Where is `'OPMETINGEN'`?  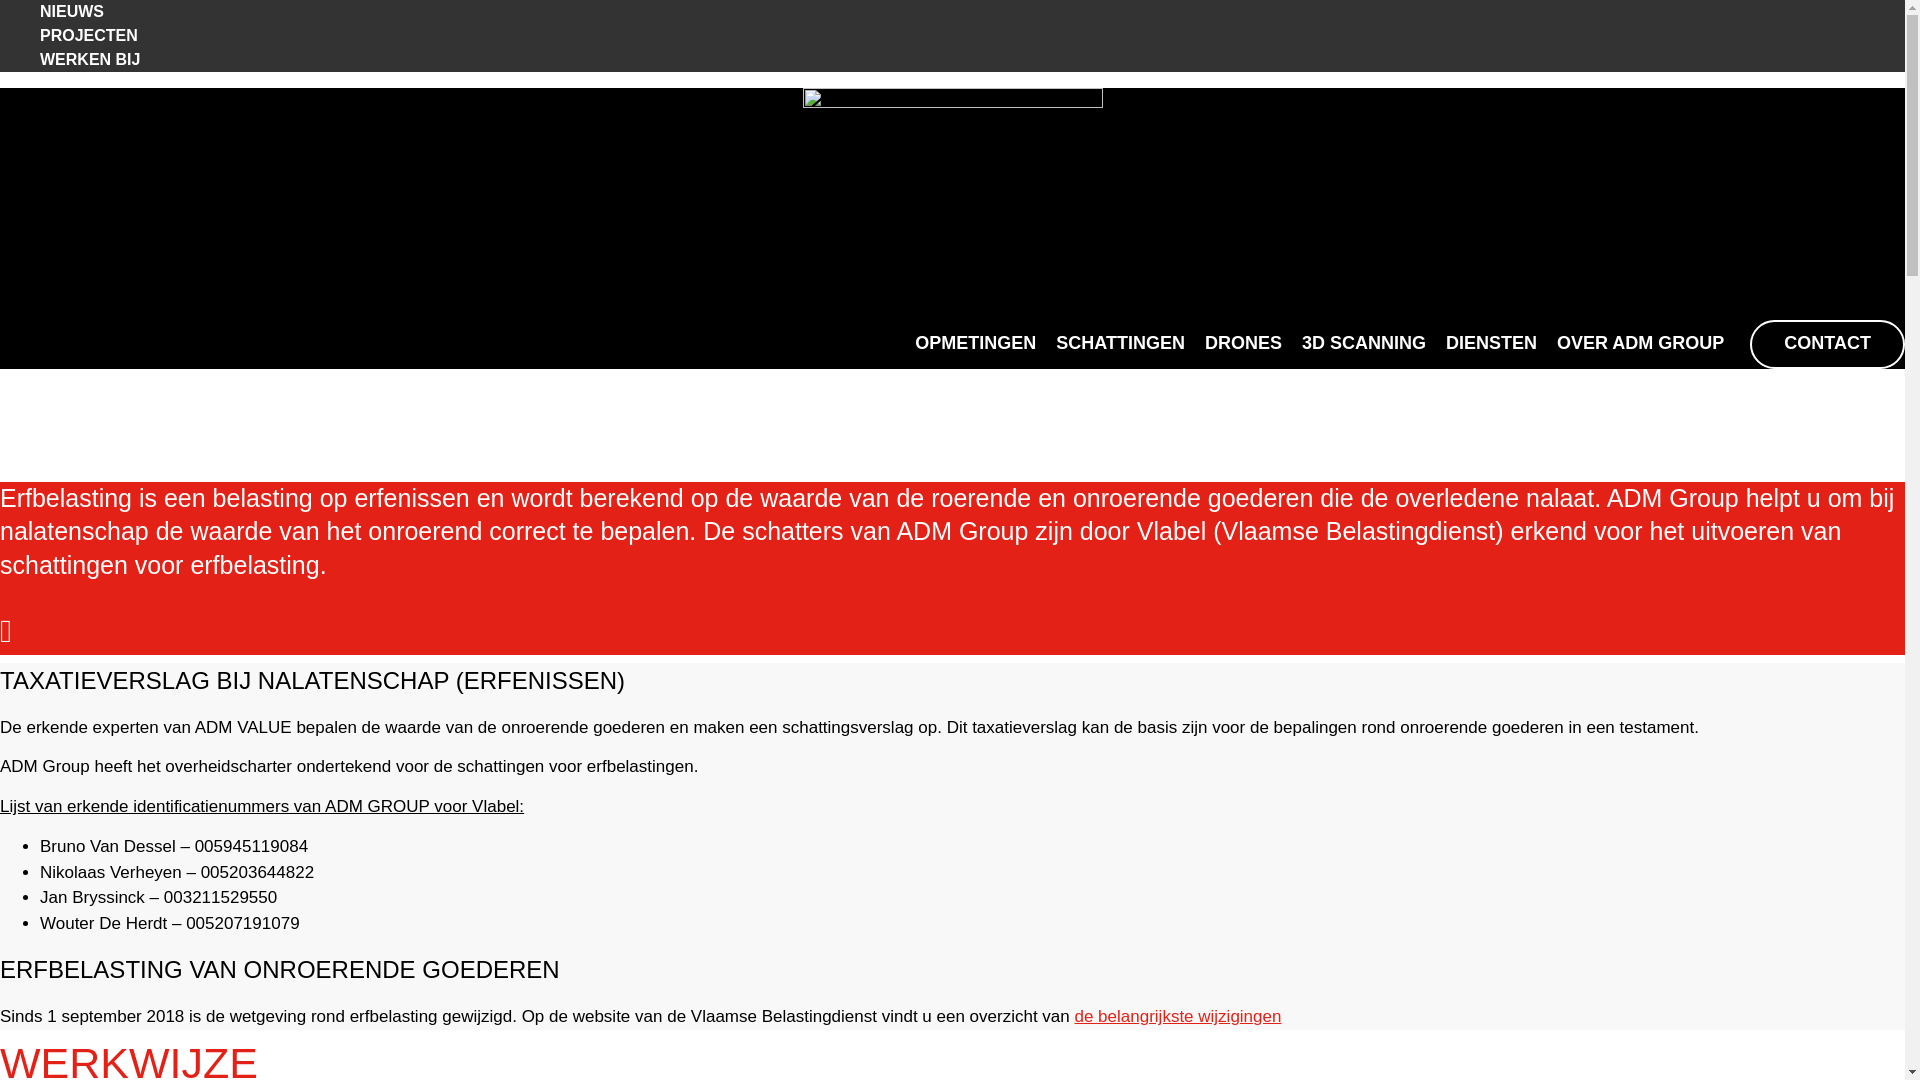
'OPMETINGEN' is located at coordinates (975, 343).